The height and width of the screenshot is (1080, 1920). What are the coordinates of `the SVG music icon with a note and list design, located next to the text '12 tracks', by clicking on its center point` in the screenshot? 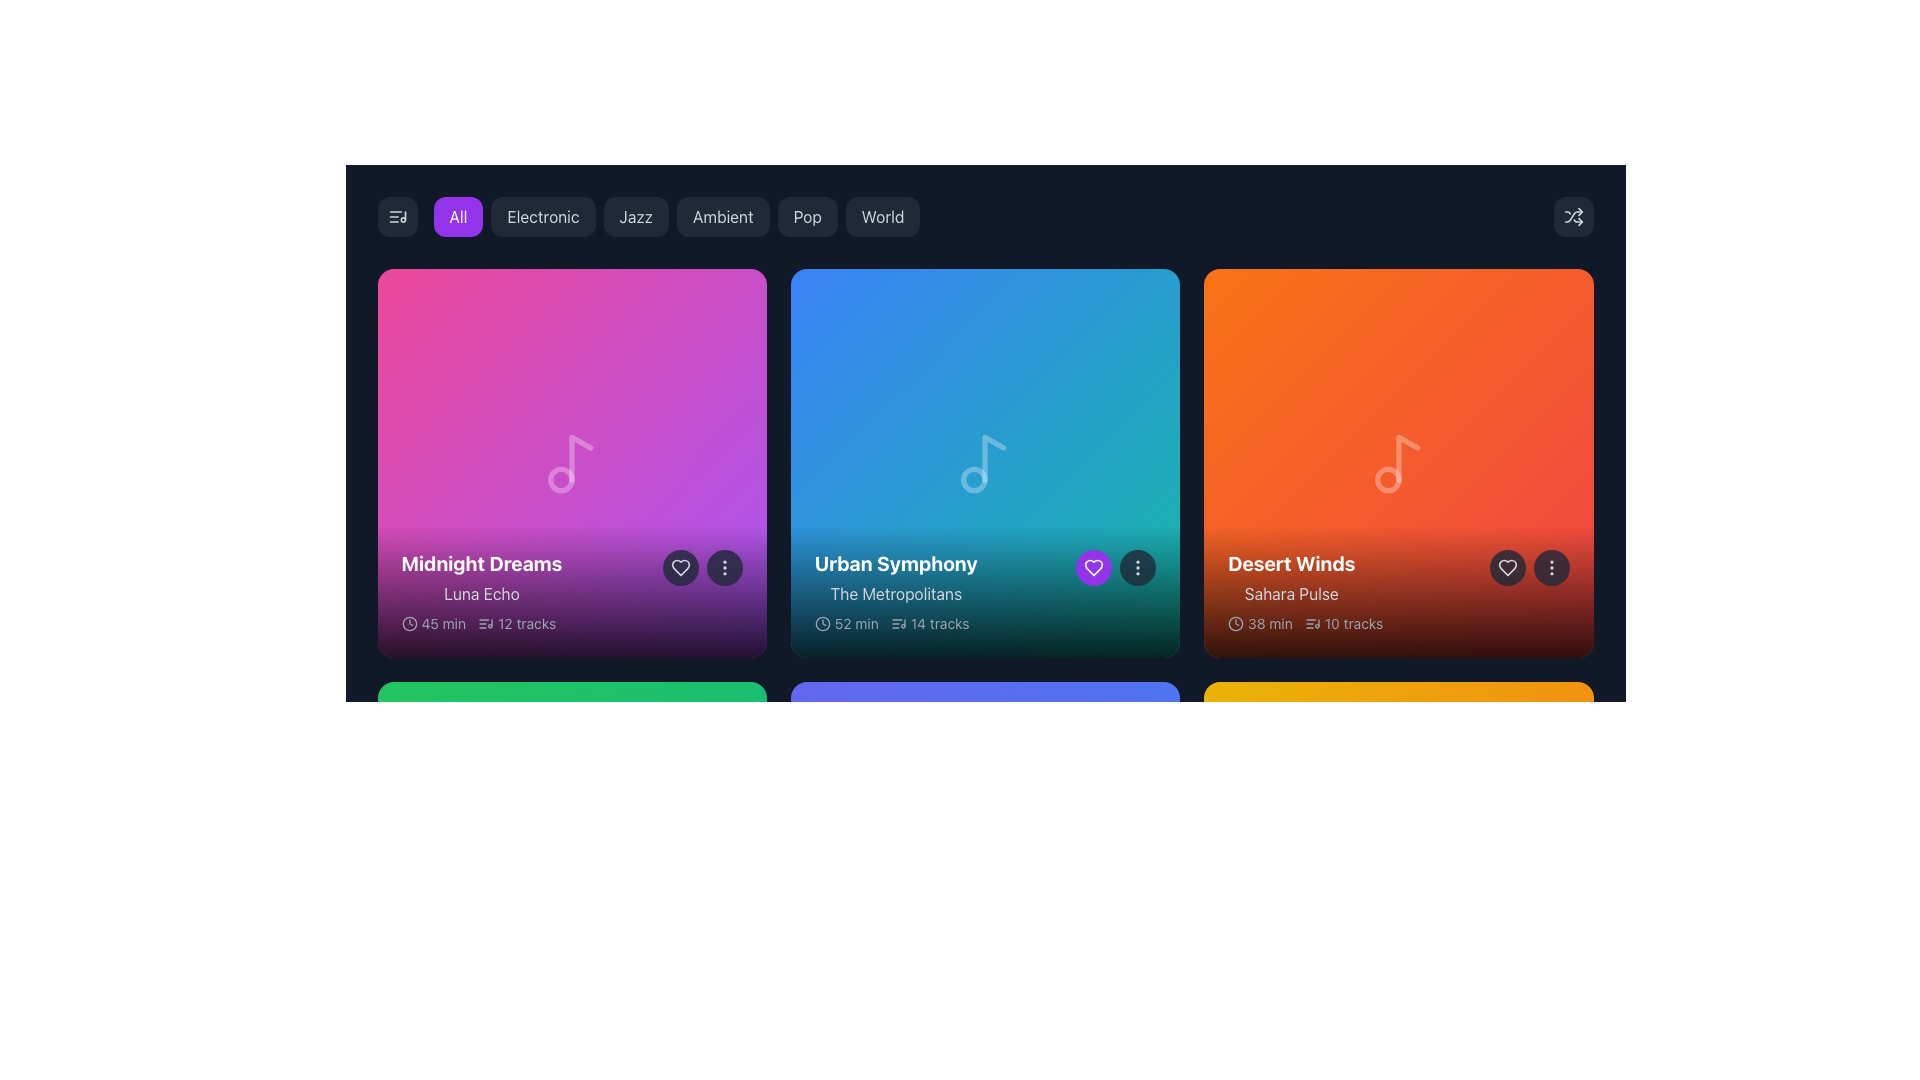 It's located at (485, 623).